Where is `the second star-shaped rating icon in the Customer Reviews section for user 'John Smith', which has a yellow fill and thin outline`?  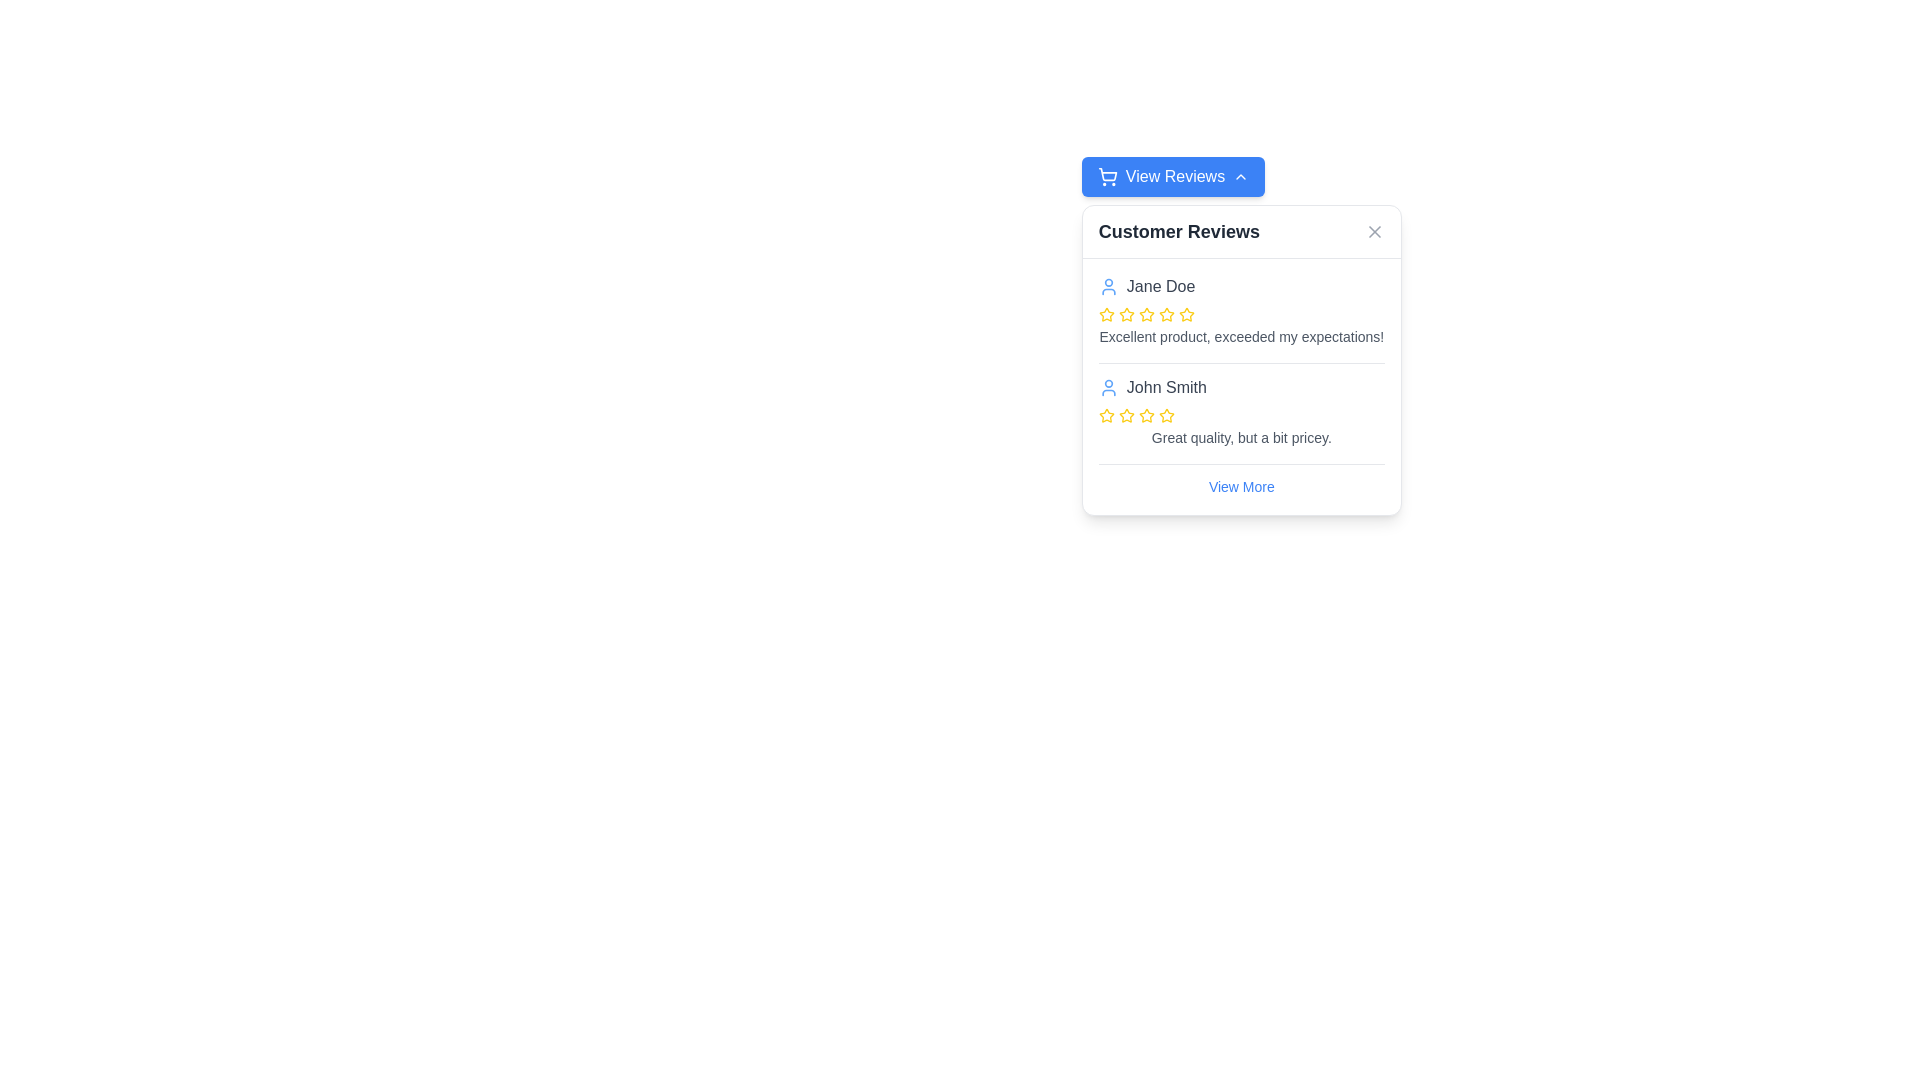
the second star-shaped rating icon in the Customer Reviews section for user 'John Smith', which has a yellow fill and thin outline is located at coordinates (1126, 414).